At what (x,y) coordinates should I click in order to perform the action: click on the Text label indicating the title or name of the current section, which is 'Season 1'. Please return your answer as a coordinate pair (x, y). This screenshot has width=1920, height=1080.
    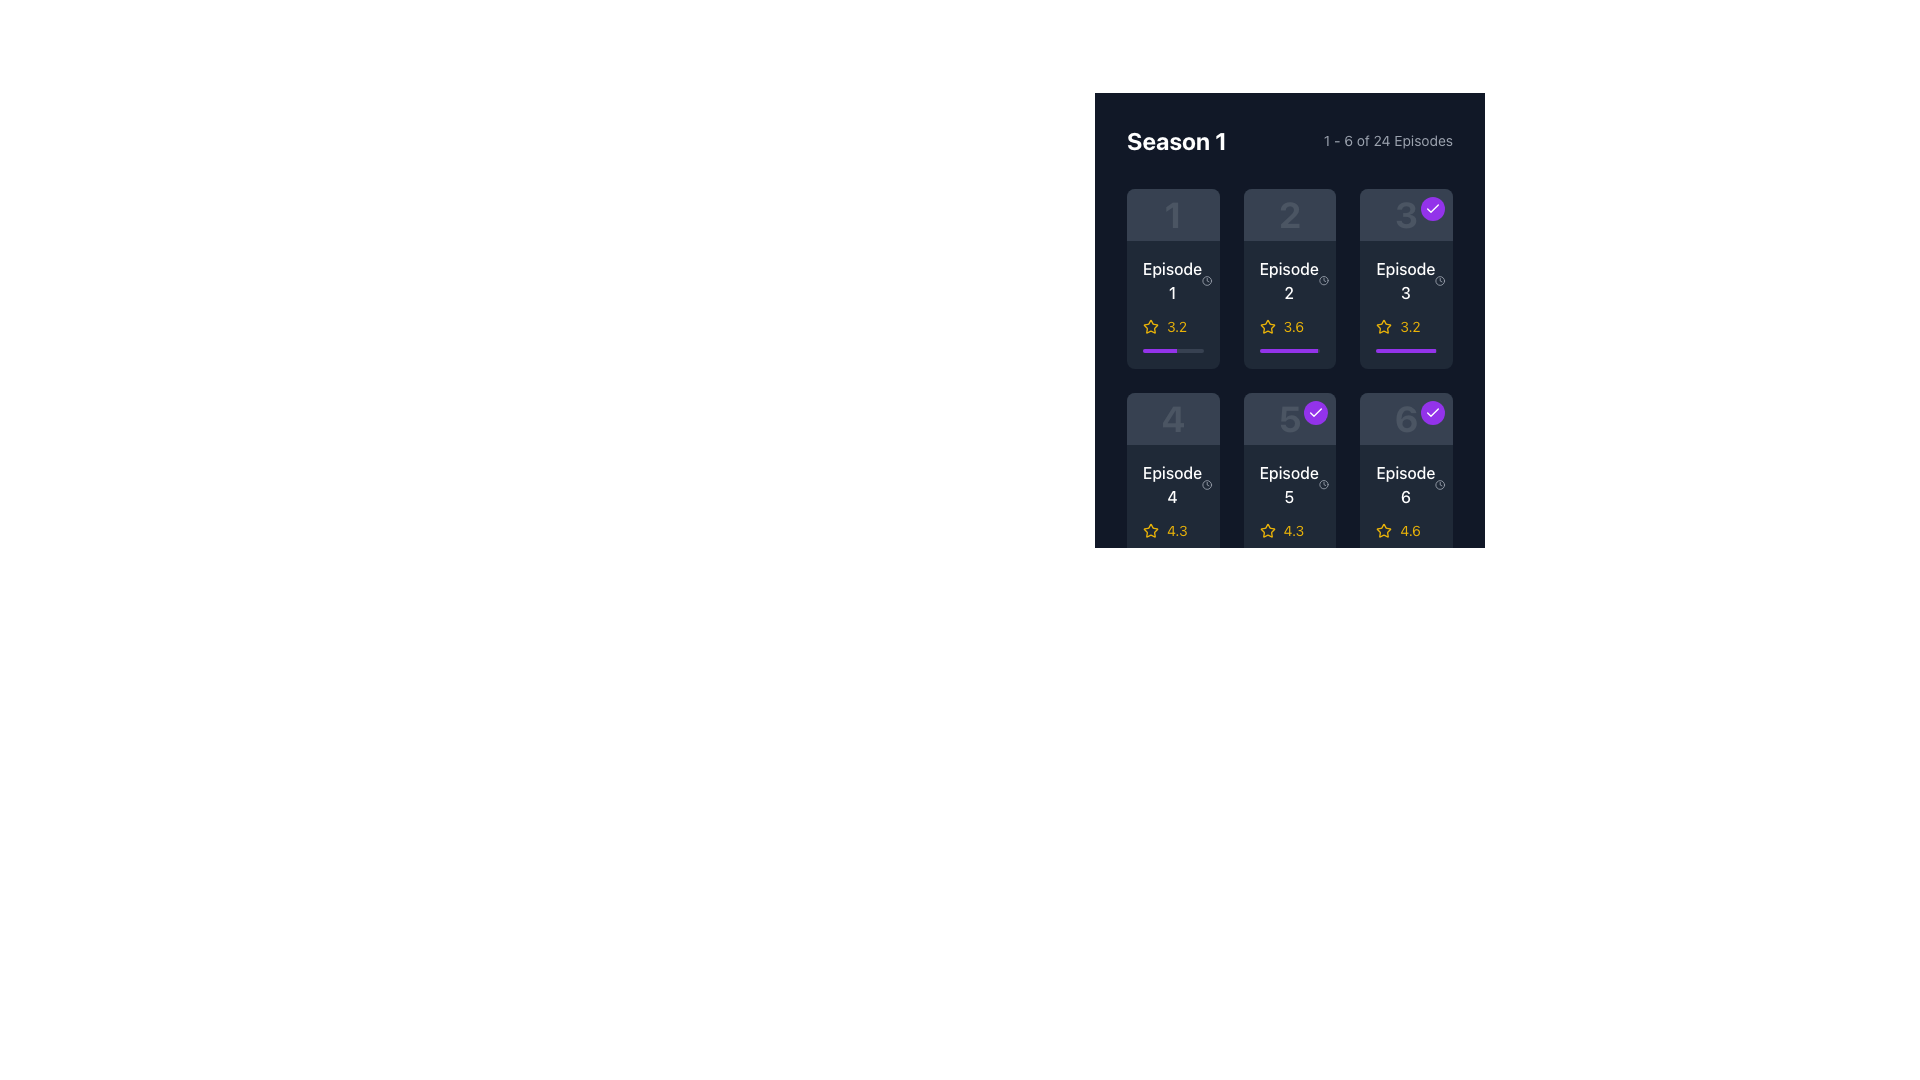
    Looking at the image, I should click on (1176, 140).